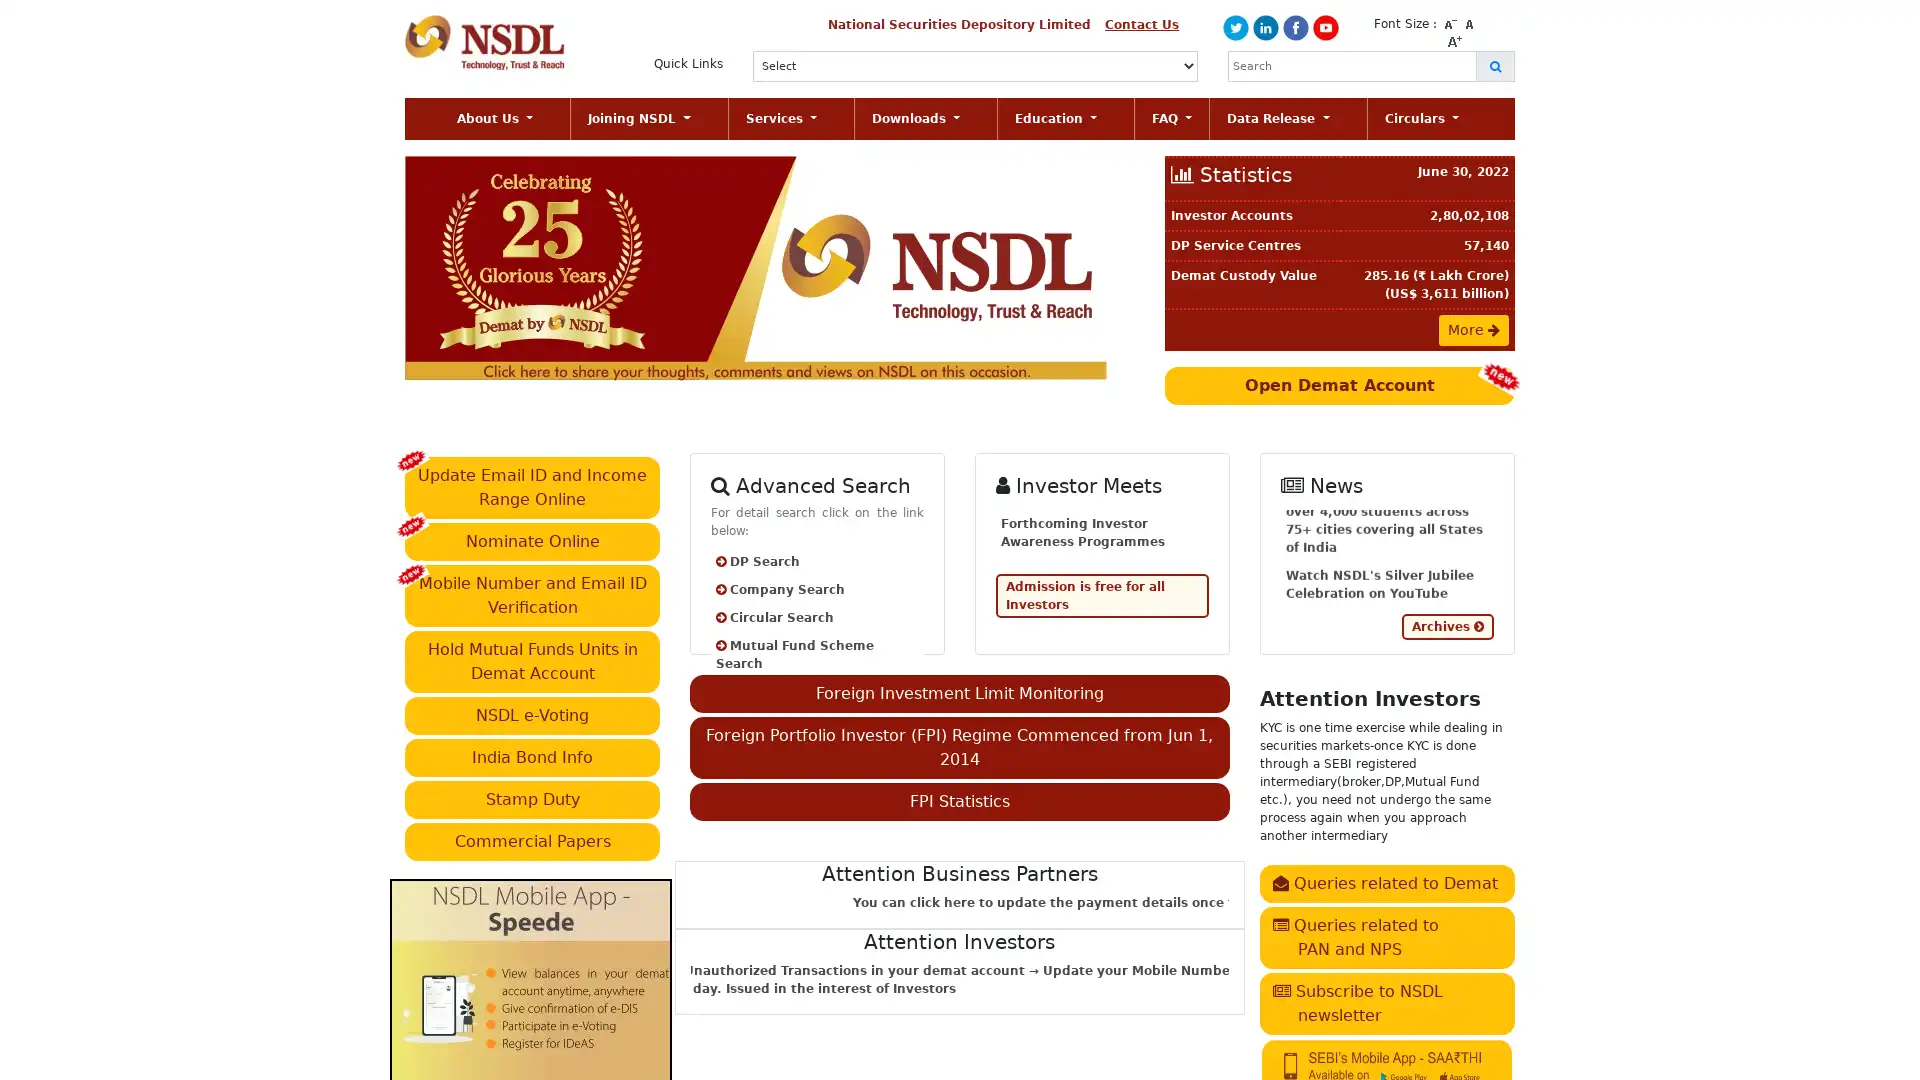  I want to click on Hold Mutual Funds Units in Demat Account, so click(532, 660).